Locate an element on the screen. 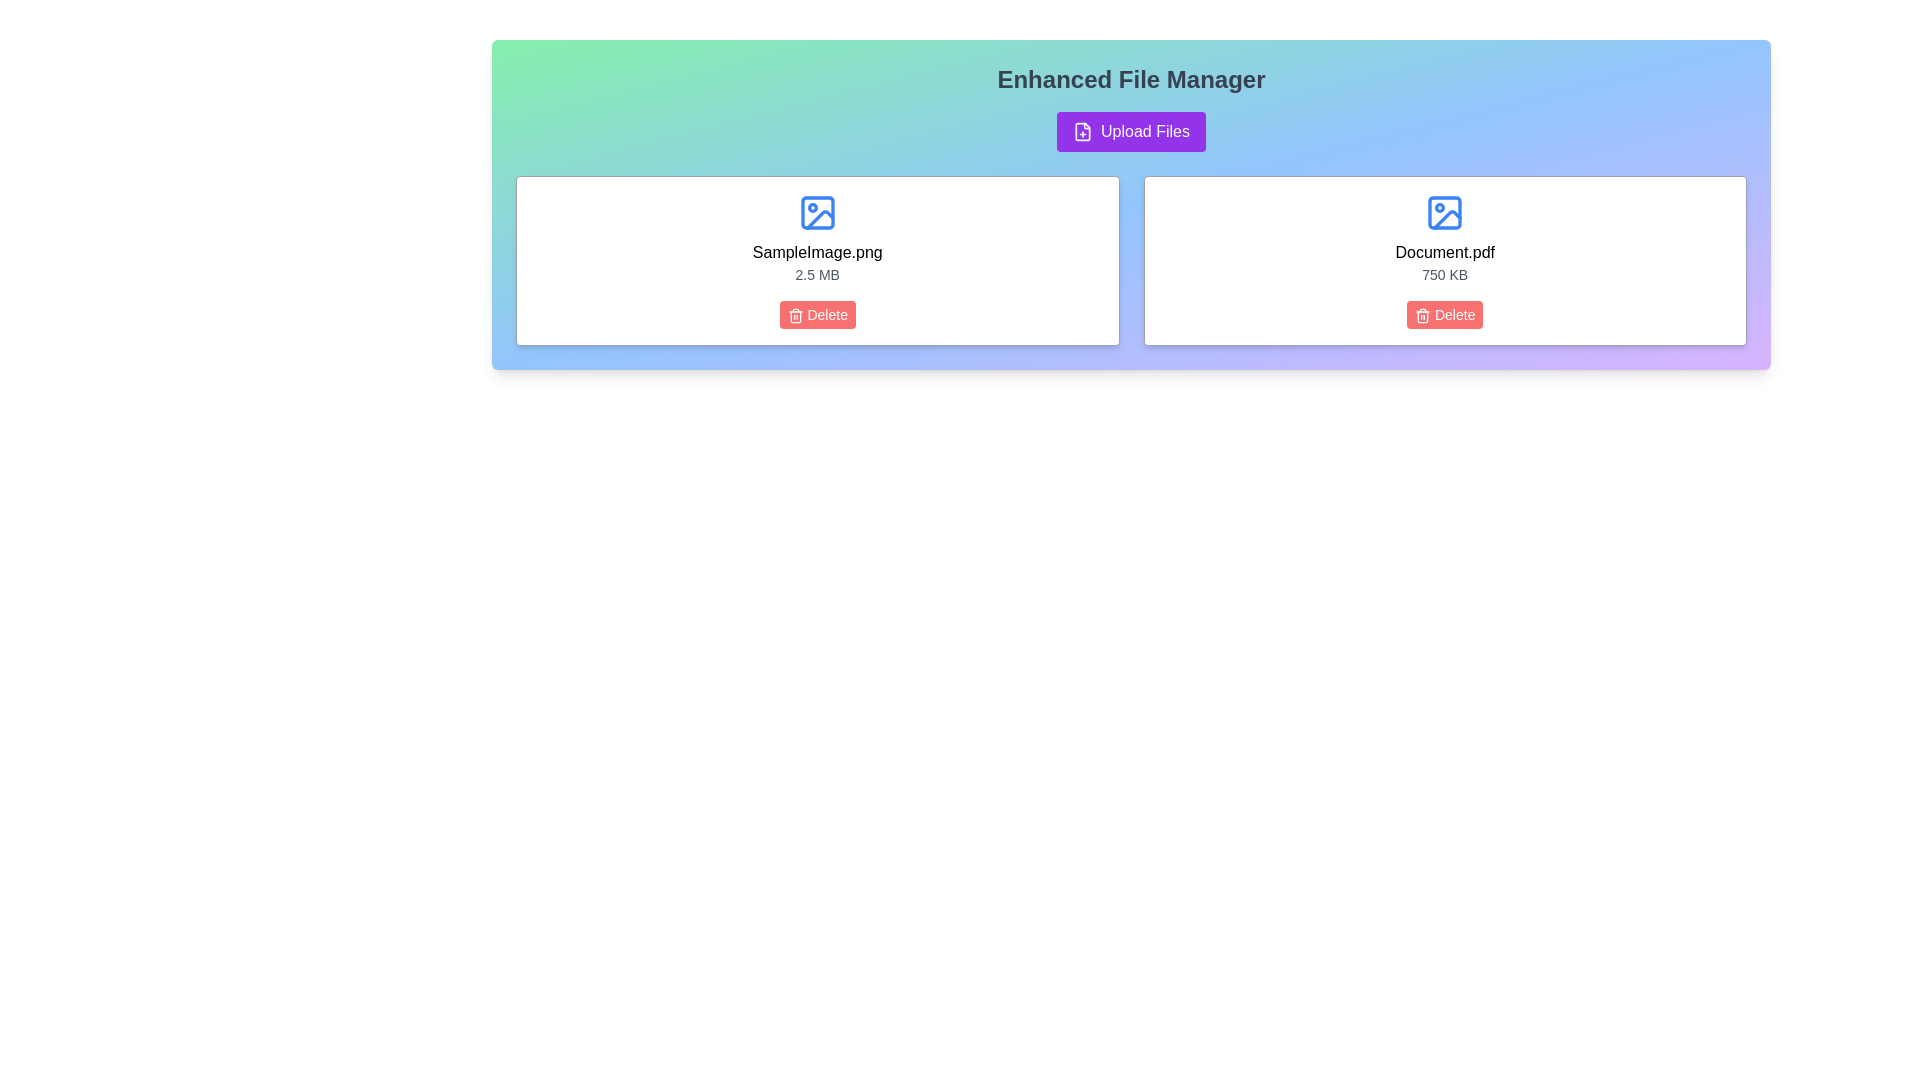 The height and width of the screenshot is (1080, 1920). the static text label that displays the file size information for 'Document.pdf' in the Enhanced File Manager interface, located below the document name and above the delete button is located at coordinates (1445, 274).